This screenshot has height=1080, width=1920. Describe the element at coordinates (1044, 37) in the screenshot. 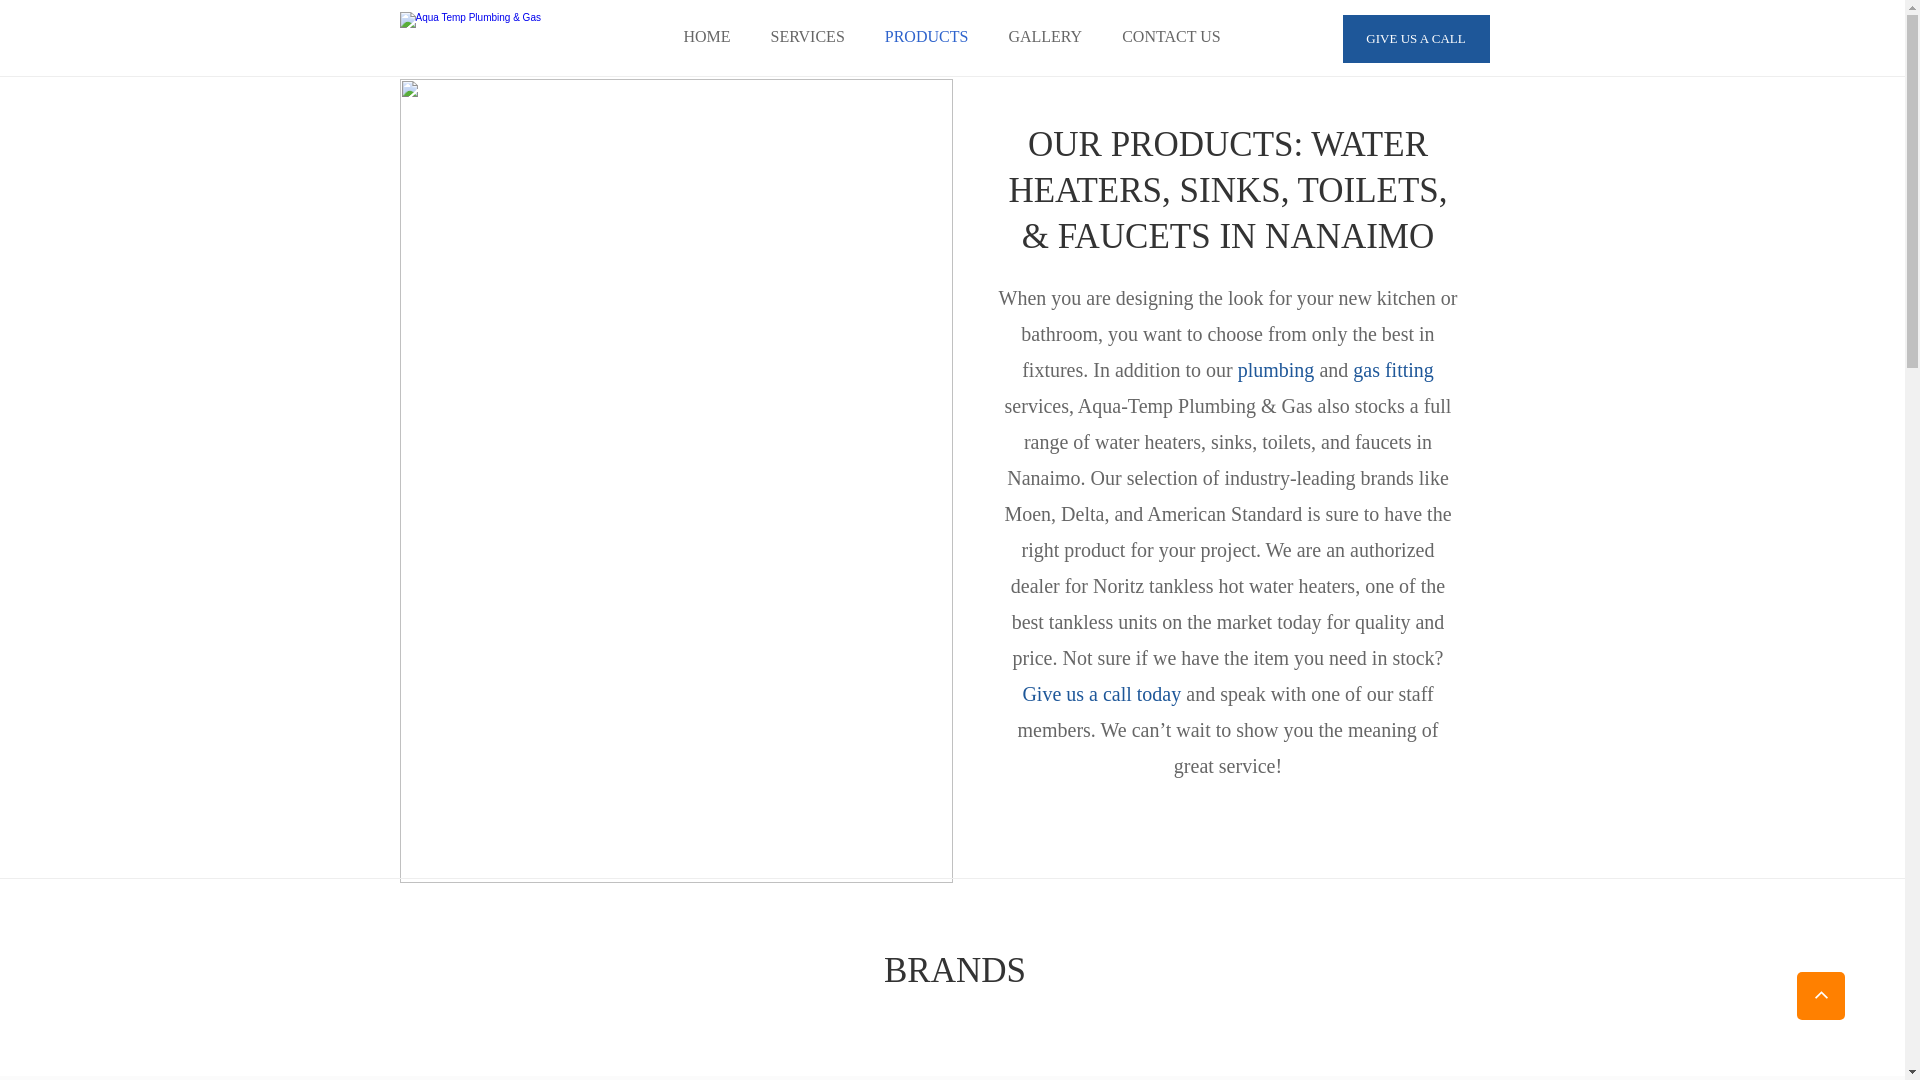

I see `'GALLERY'` at that location.